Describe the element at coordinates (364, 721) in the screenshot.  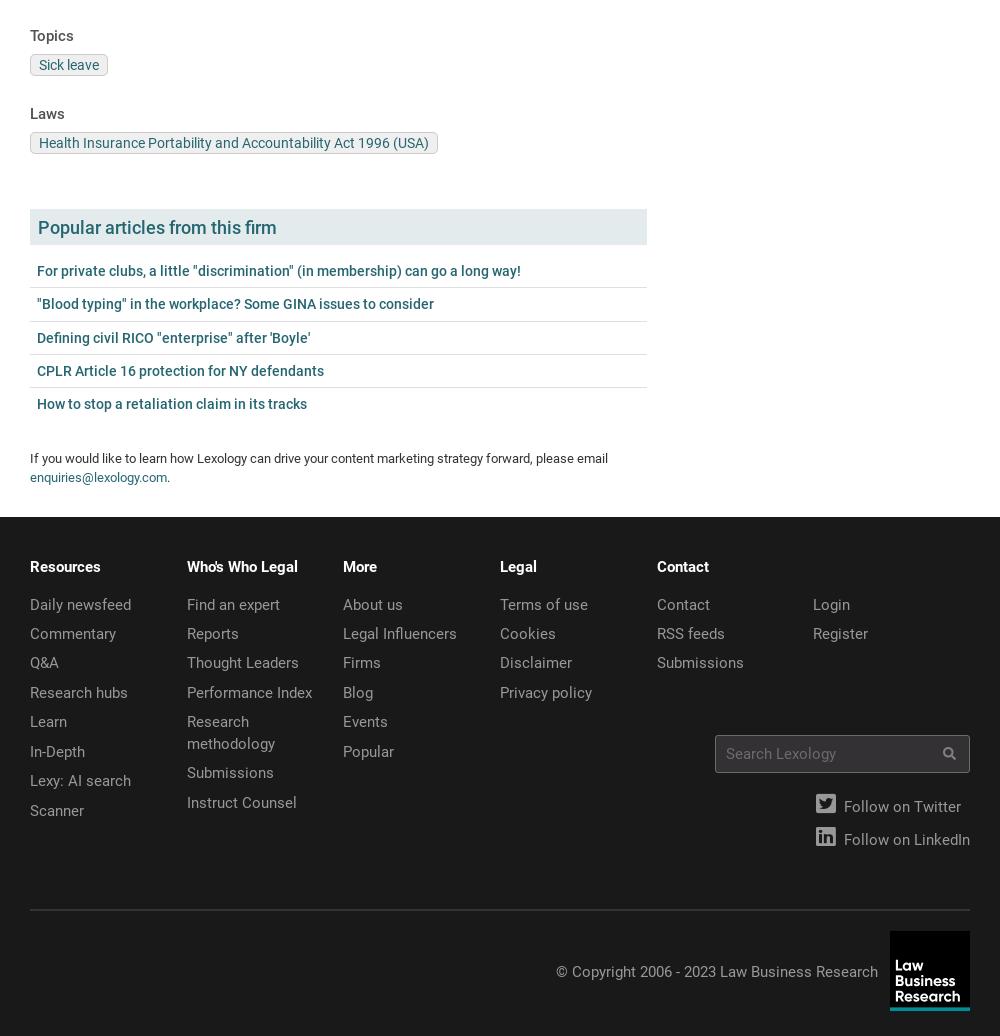
I see `'Events'` at that location.